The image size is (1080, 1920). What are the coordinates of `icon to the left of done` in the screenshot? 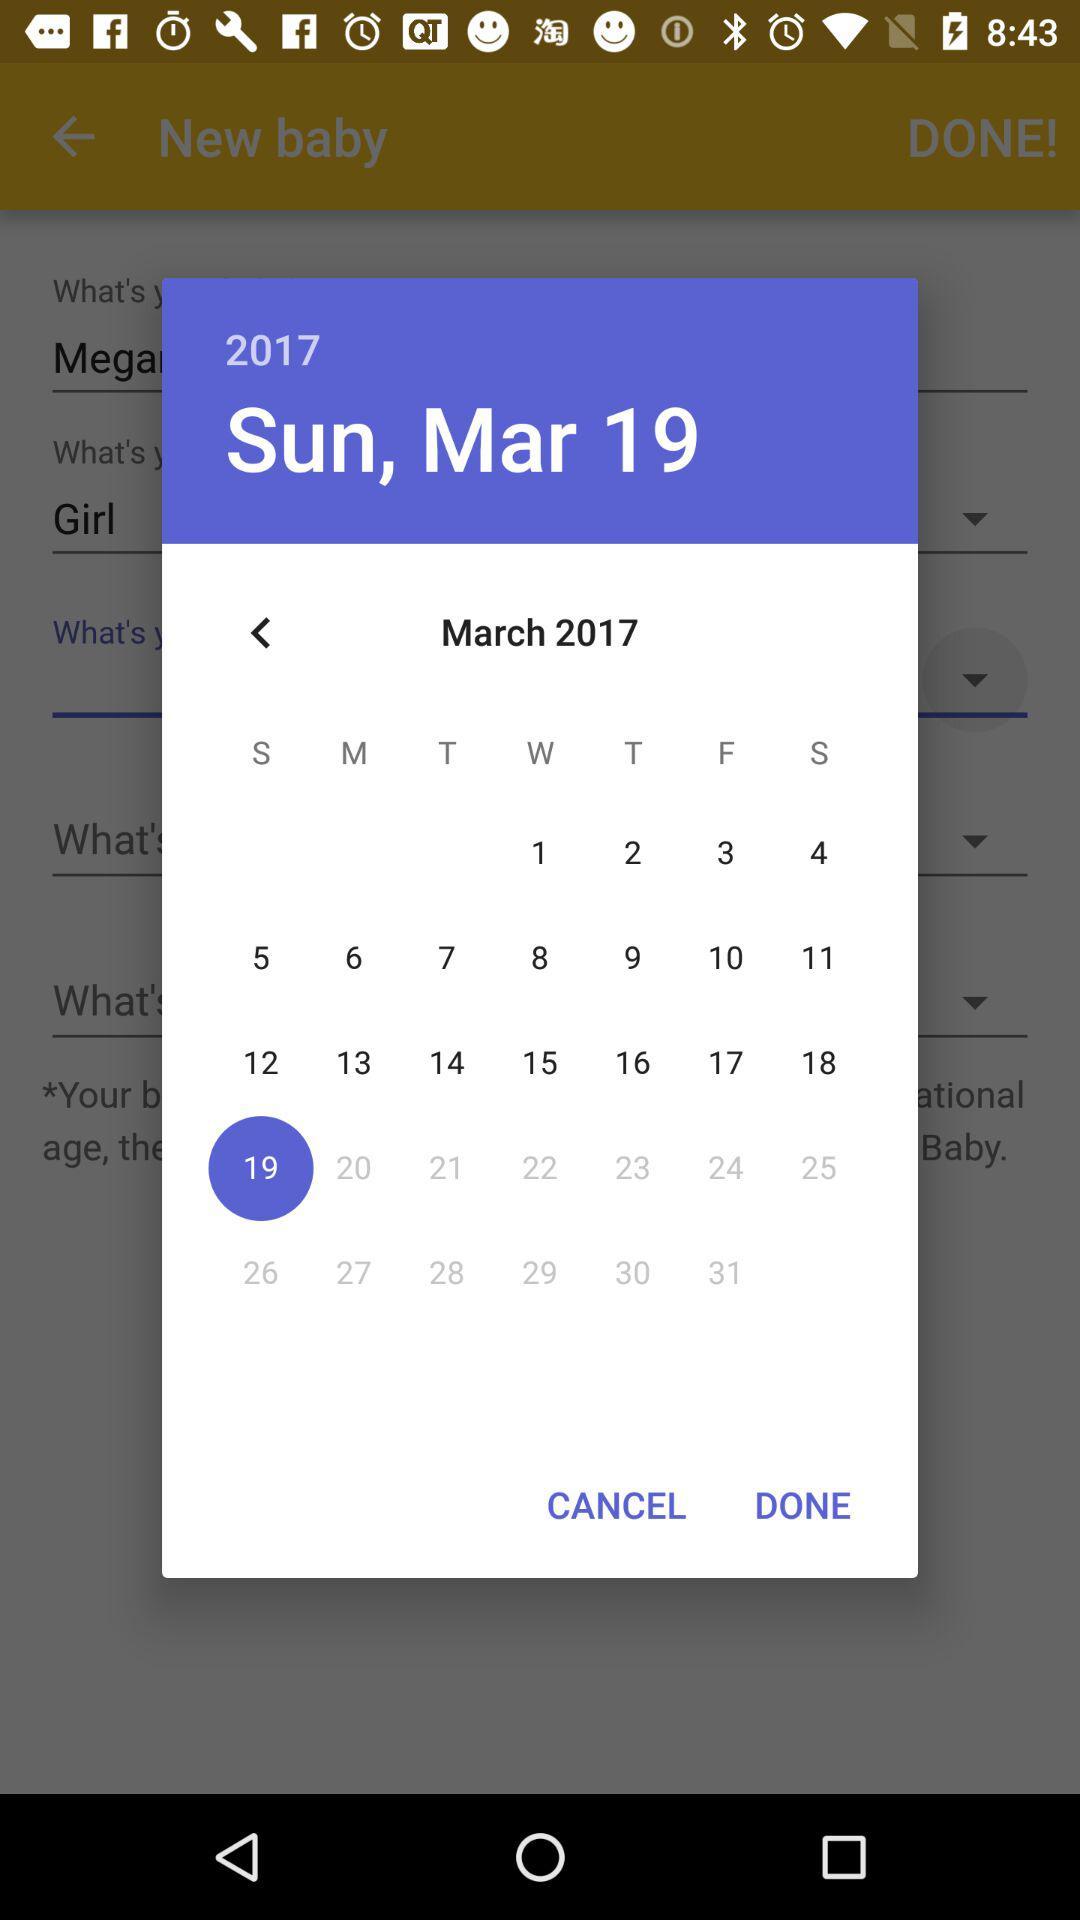 It's located at (615, 1504).